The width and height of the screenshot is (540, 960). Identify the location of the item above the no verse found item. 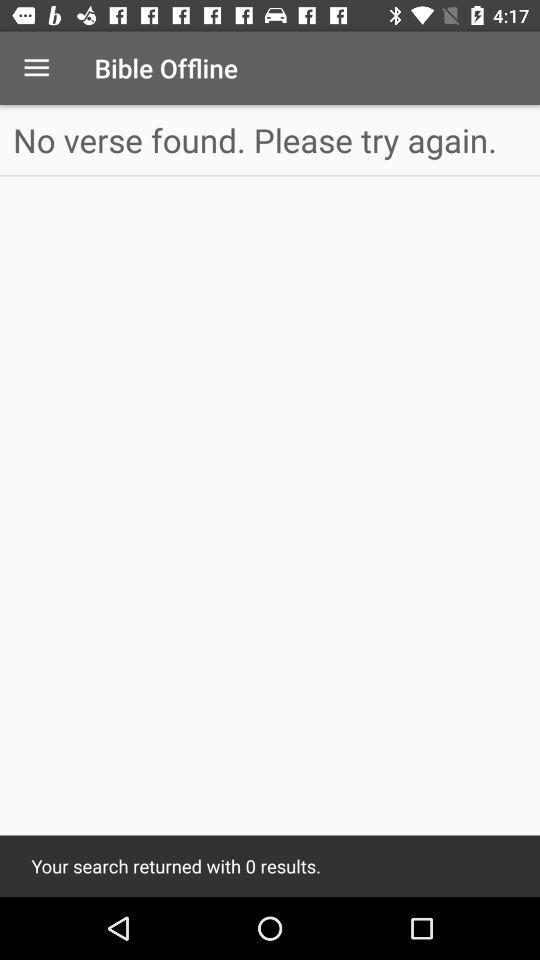
(36, 68).